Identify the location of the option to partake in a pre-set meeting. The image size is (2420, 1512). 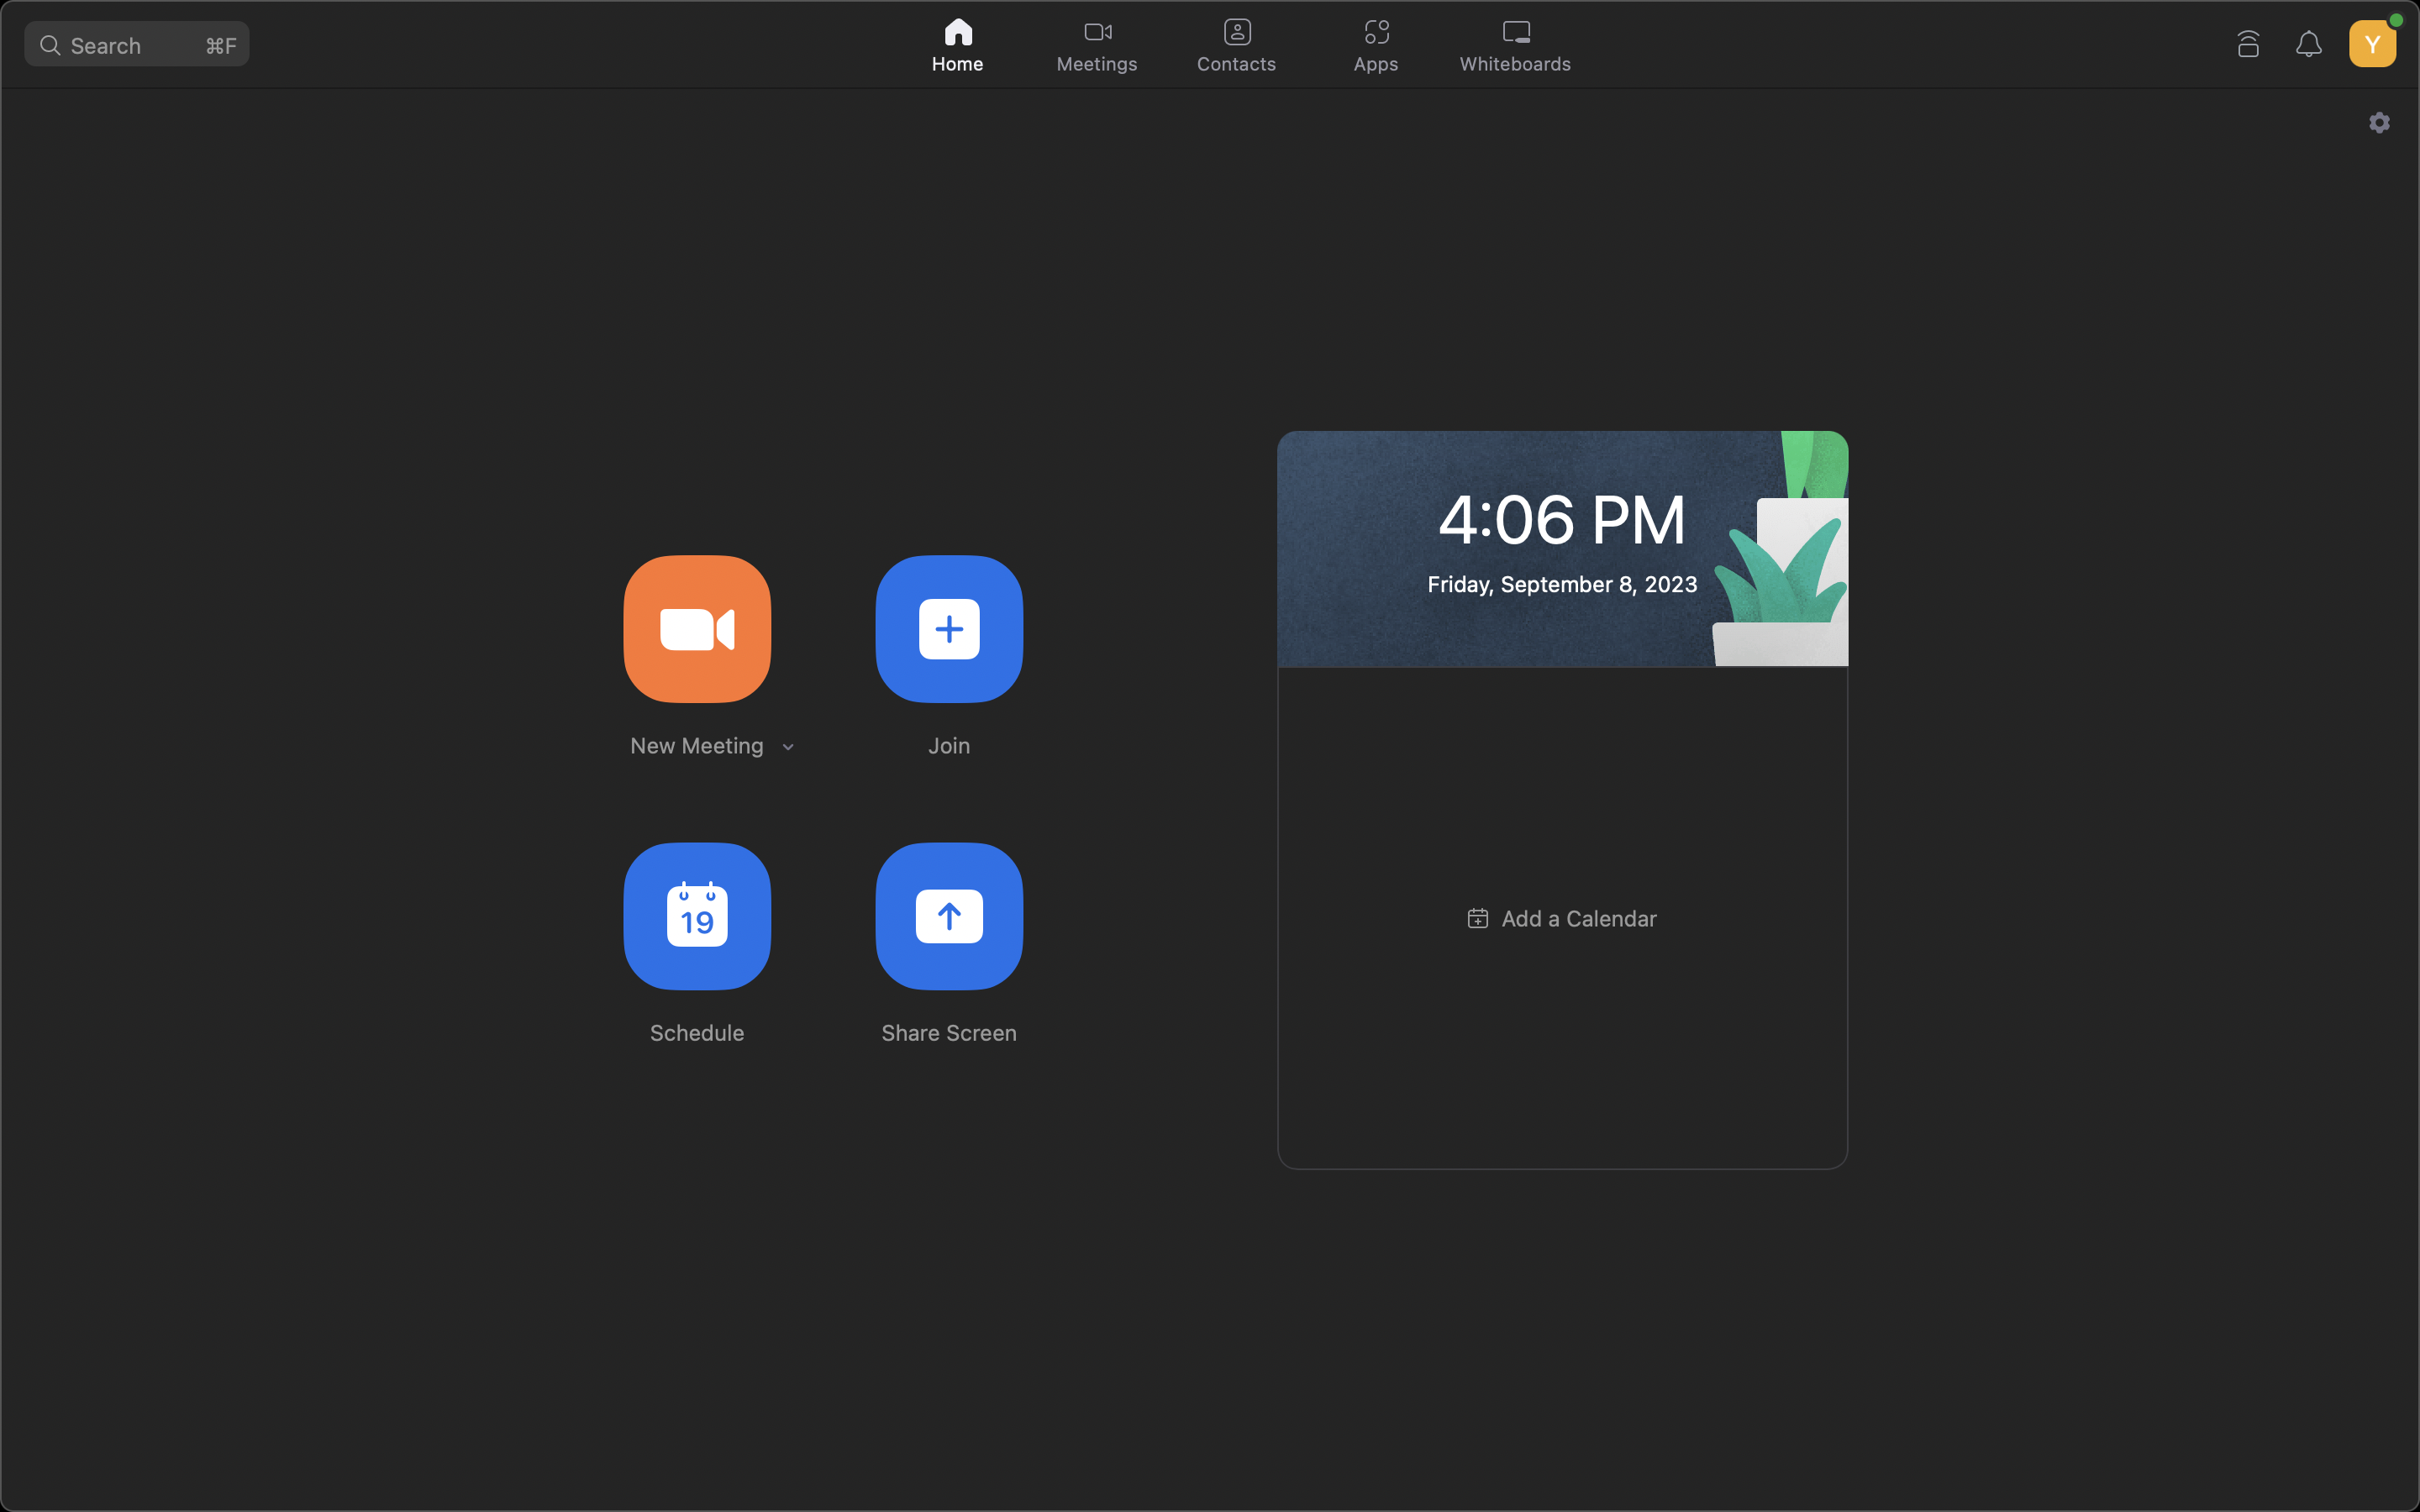
(948, 626).